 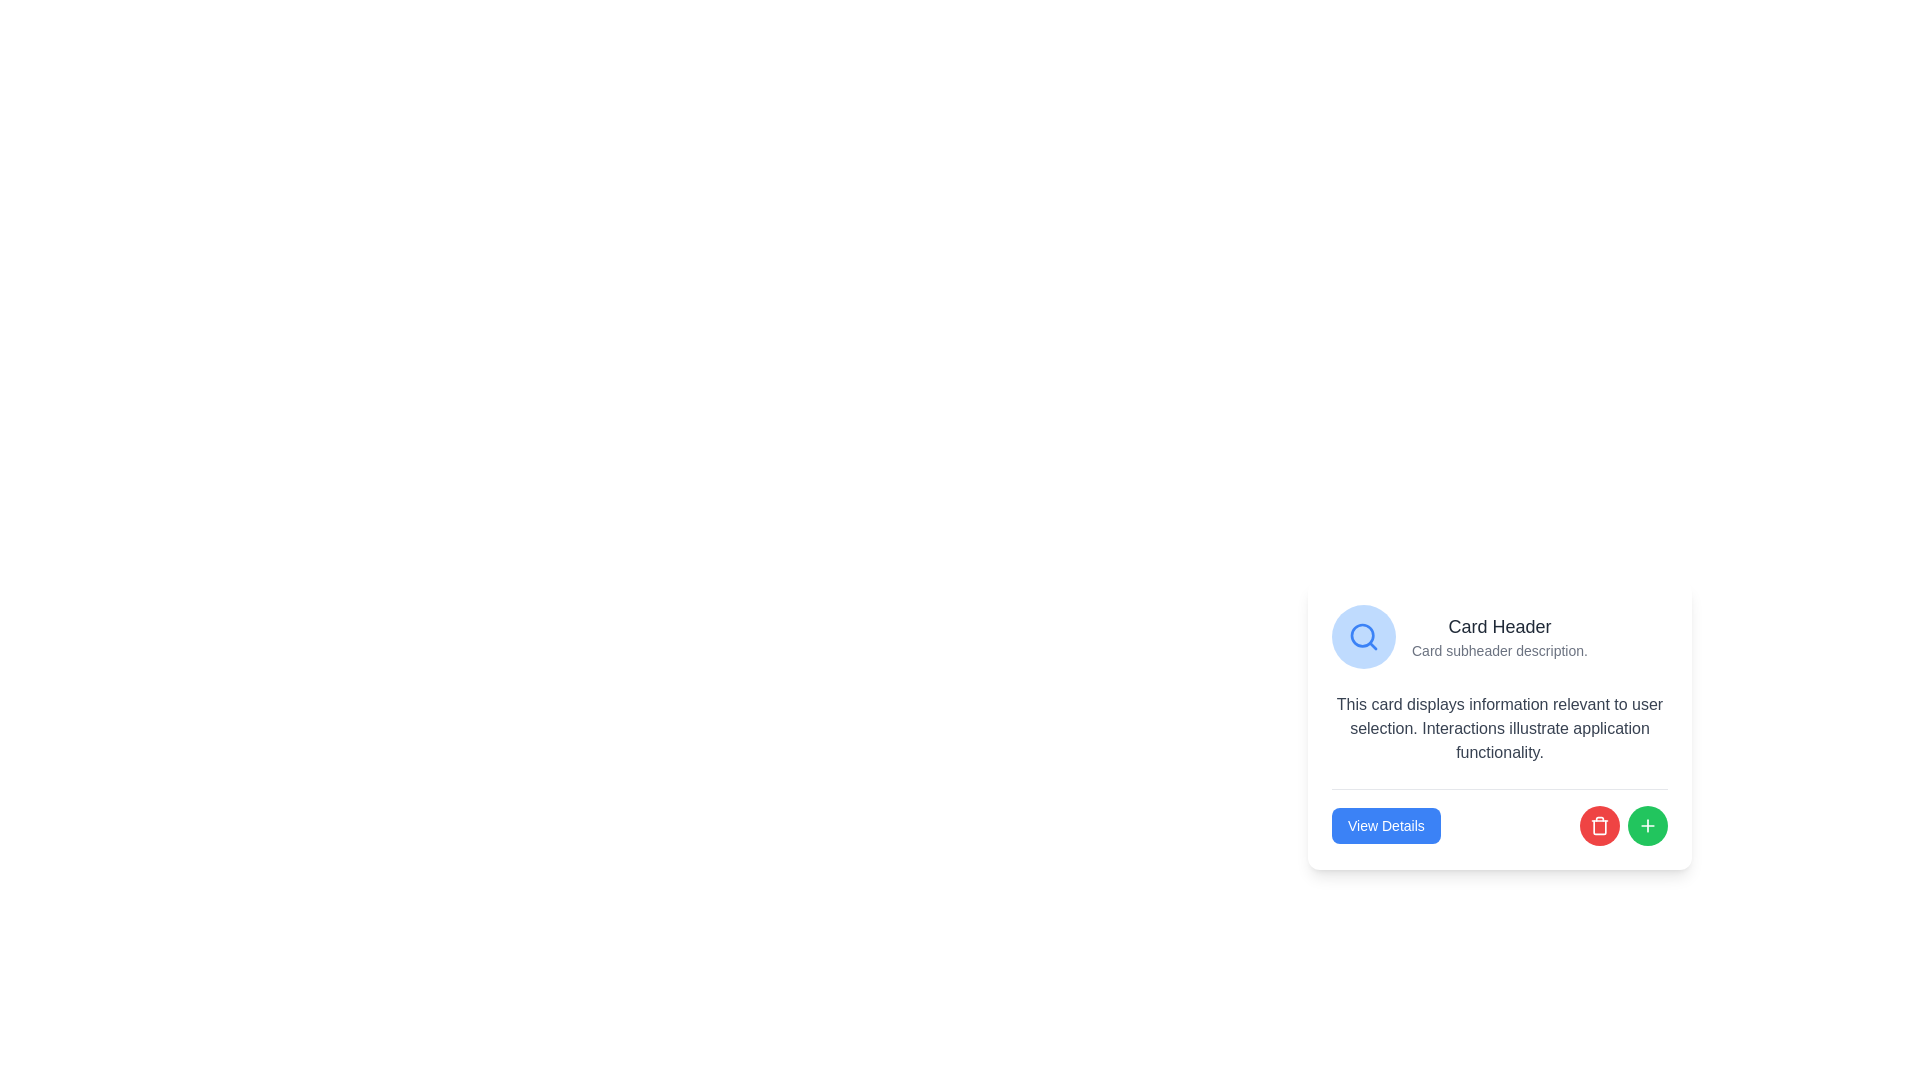 I want to click on the delete icon button located at the bottom of the card, positioned between the 'View Details' button and the green '+' button, so click(x=1598, y=826).